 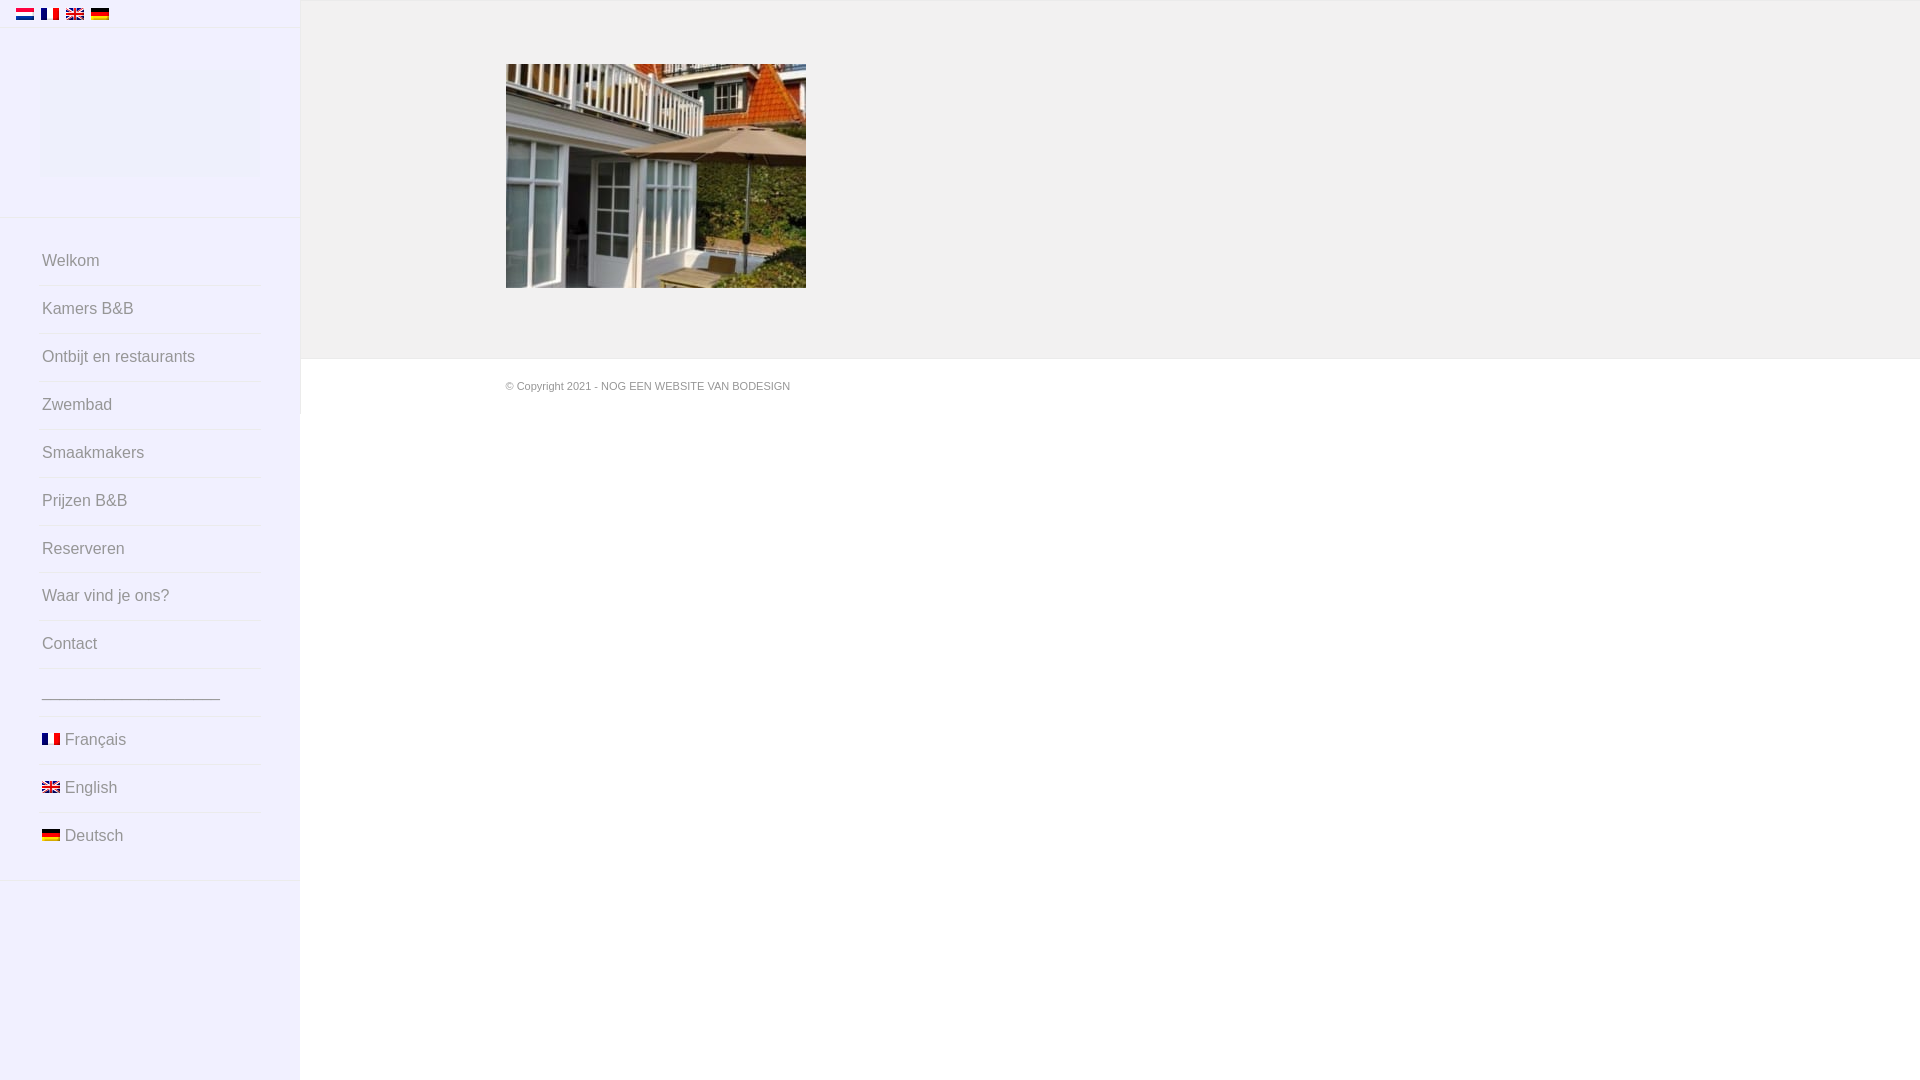 What do you see at coordinates (148, 550) in the screenshot?
I see `'Reserveren'` at bounding box center [148, 550].